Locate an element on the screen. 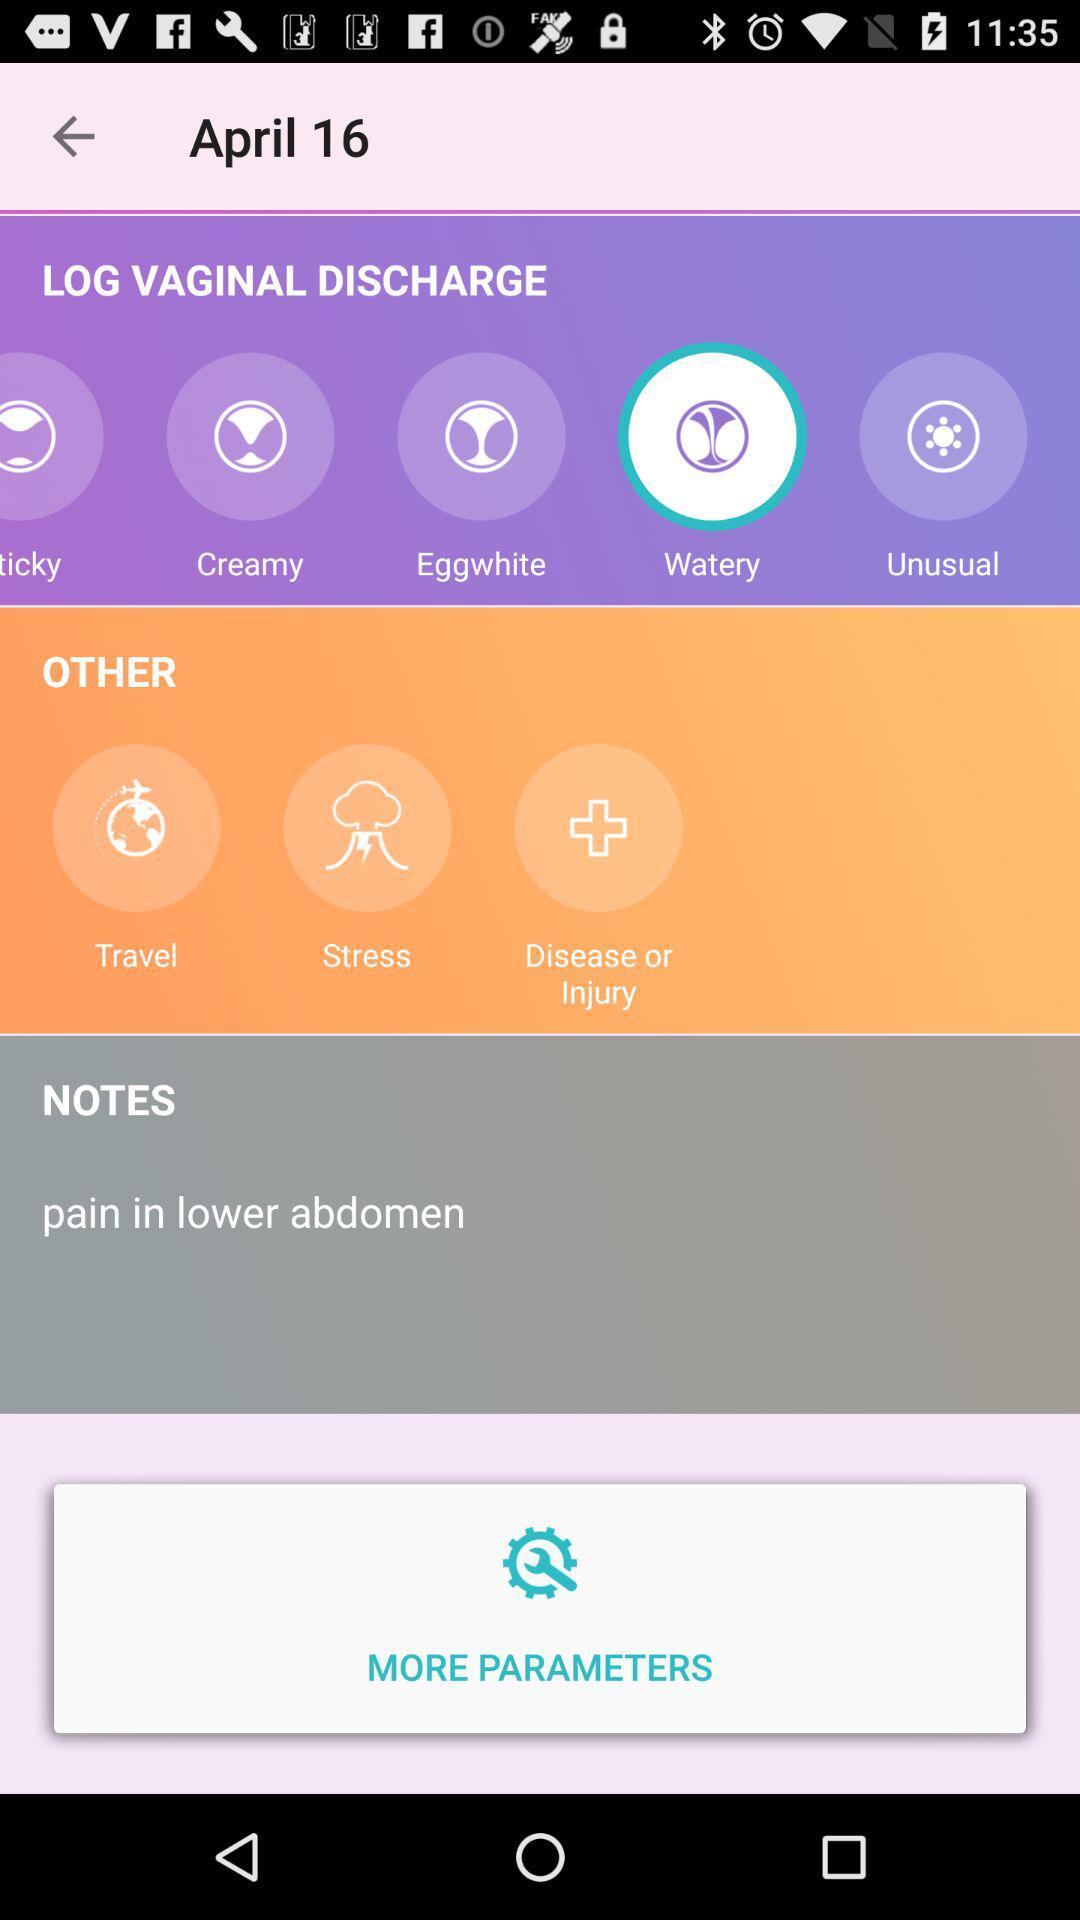 The height and width of the screenshot is (1920, 1080). the icon above log vaginal discharge is located at coordinates (290, 135).